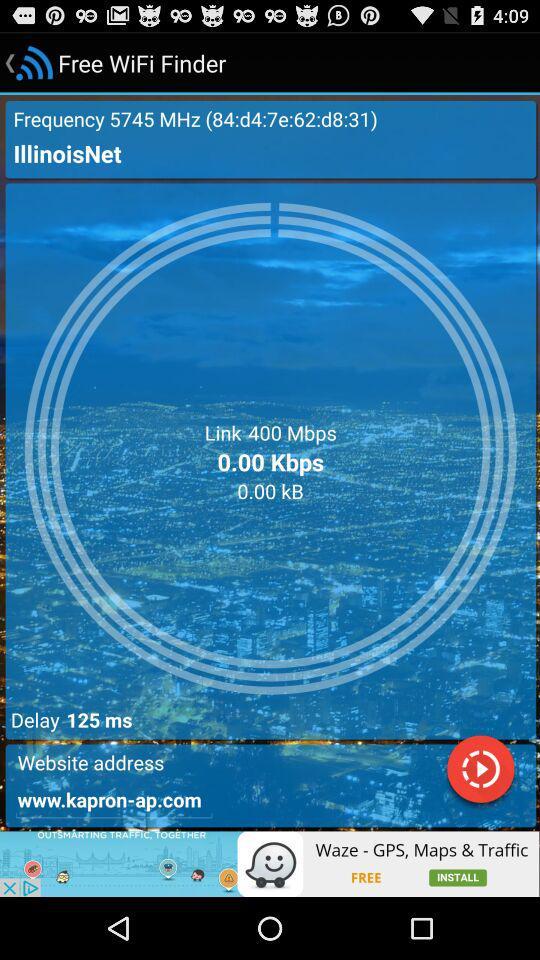  I want to click on play, so click(479, 771).